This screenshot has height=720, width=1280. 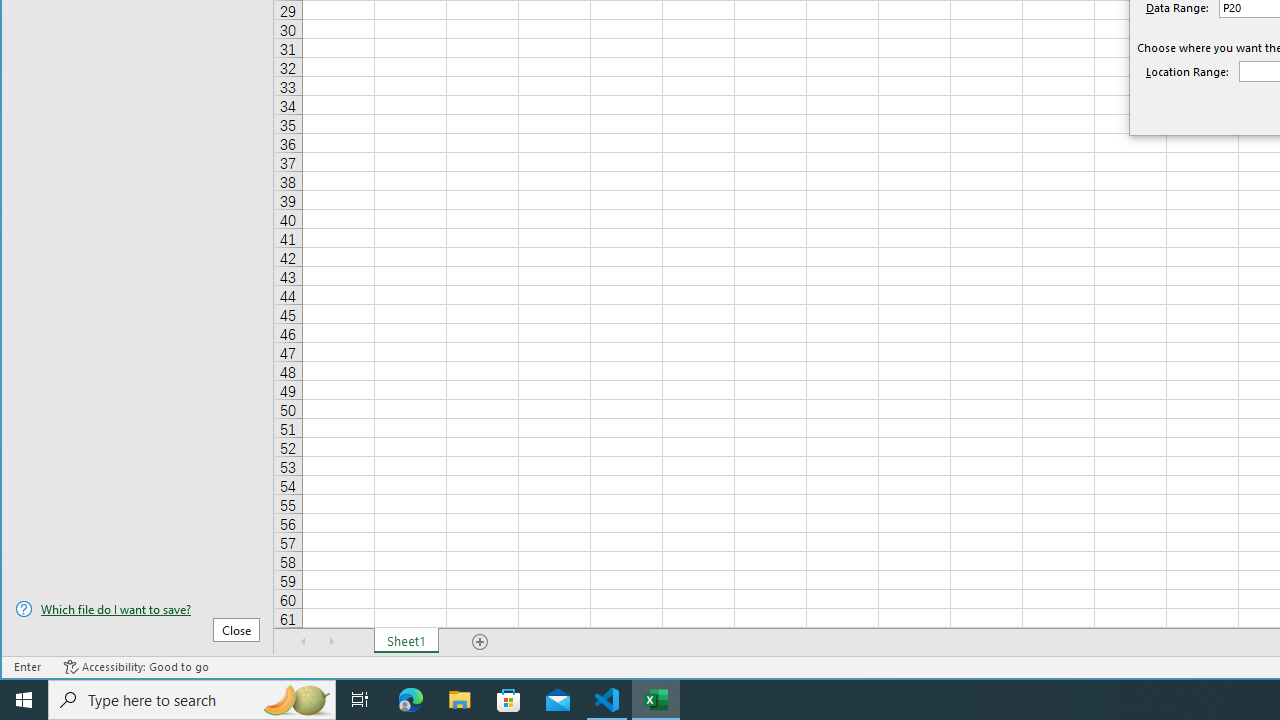 I want to click on 'Sheet1', so click(x=405, y=641).